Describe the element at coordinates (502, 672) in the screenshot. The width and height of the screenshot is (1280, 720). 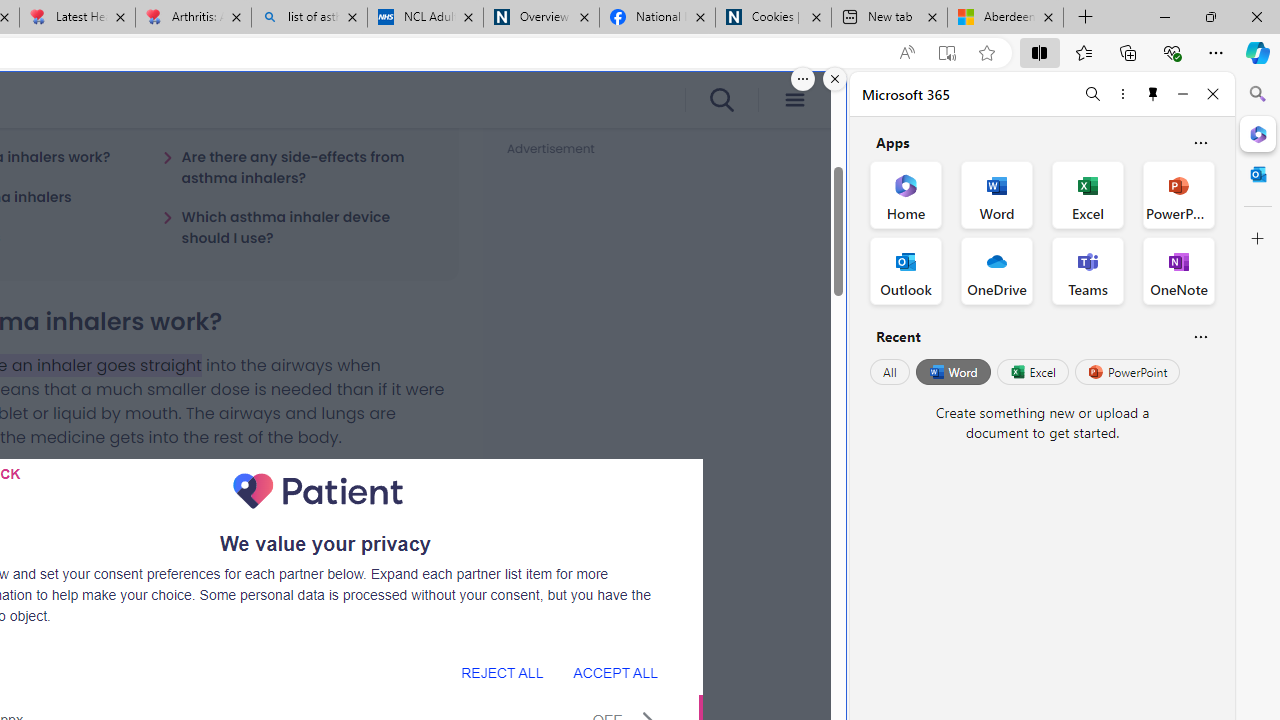
I see `'REJECT ALL'` at that location.